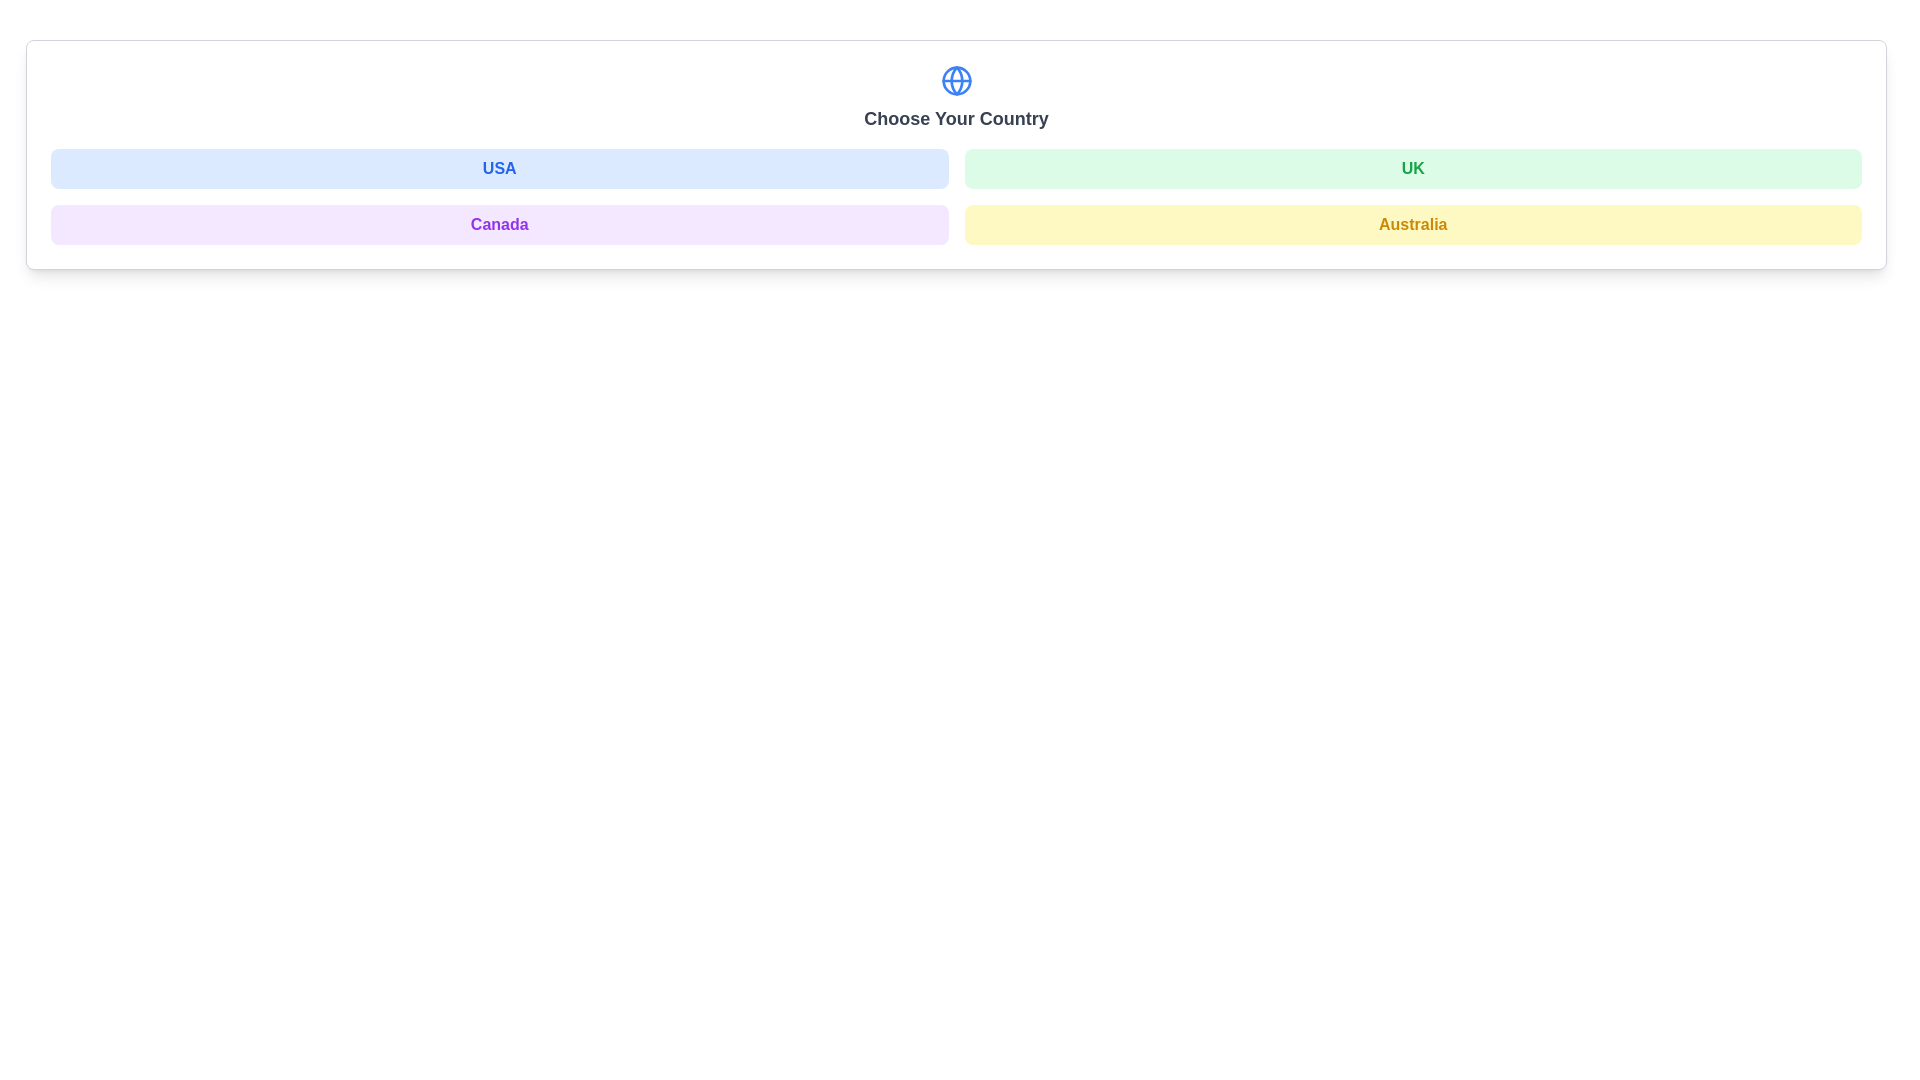 The height and width of the screenshot is (1080, 1920). Describe the element at coordinates (499, 168) in the screenshot. I see `the button containing the text 'USA' which is displayed in bold blue font and is centered within a light blue rounded rectangle, located in the top-left segment of a 2x2 grid of buttons` at that location.